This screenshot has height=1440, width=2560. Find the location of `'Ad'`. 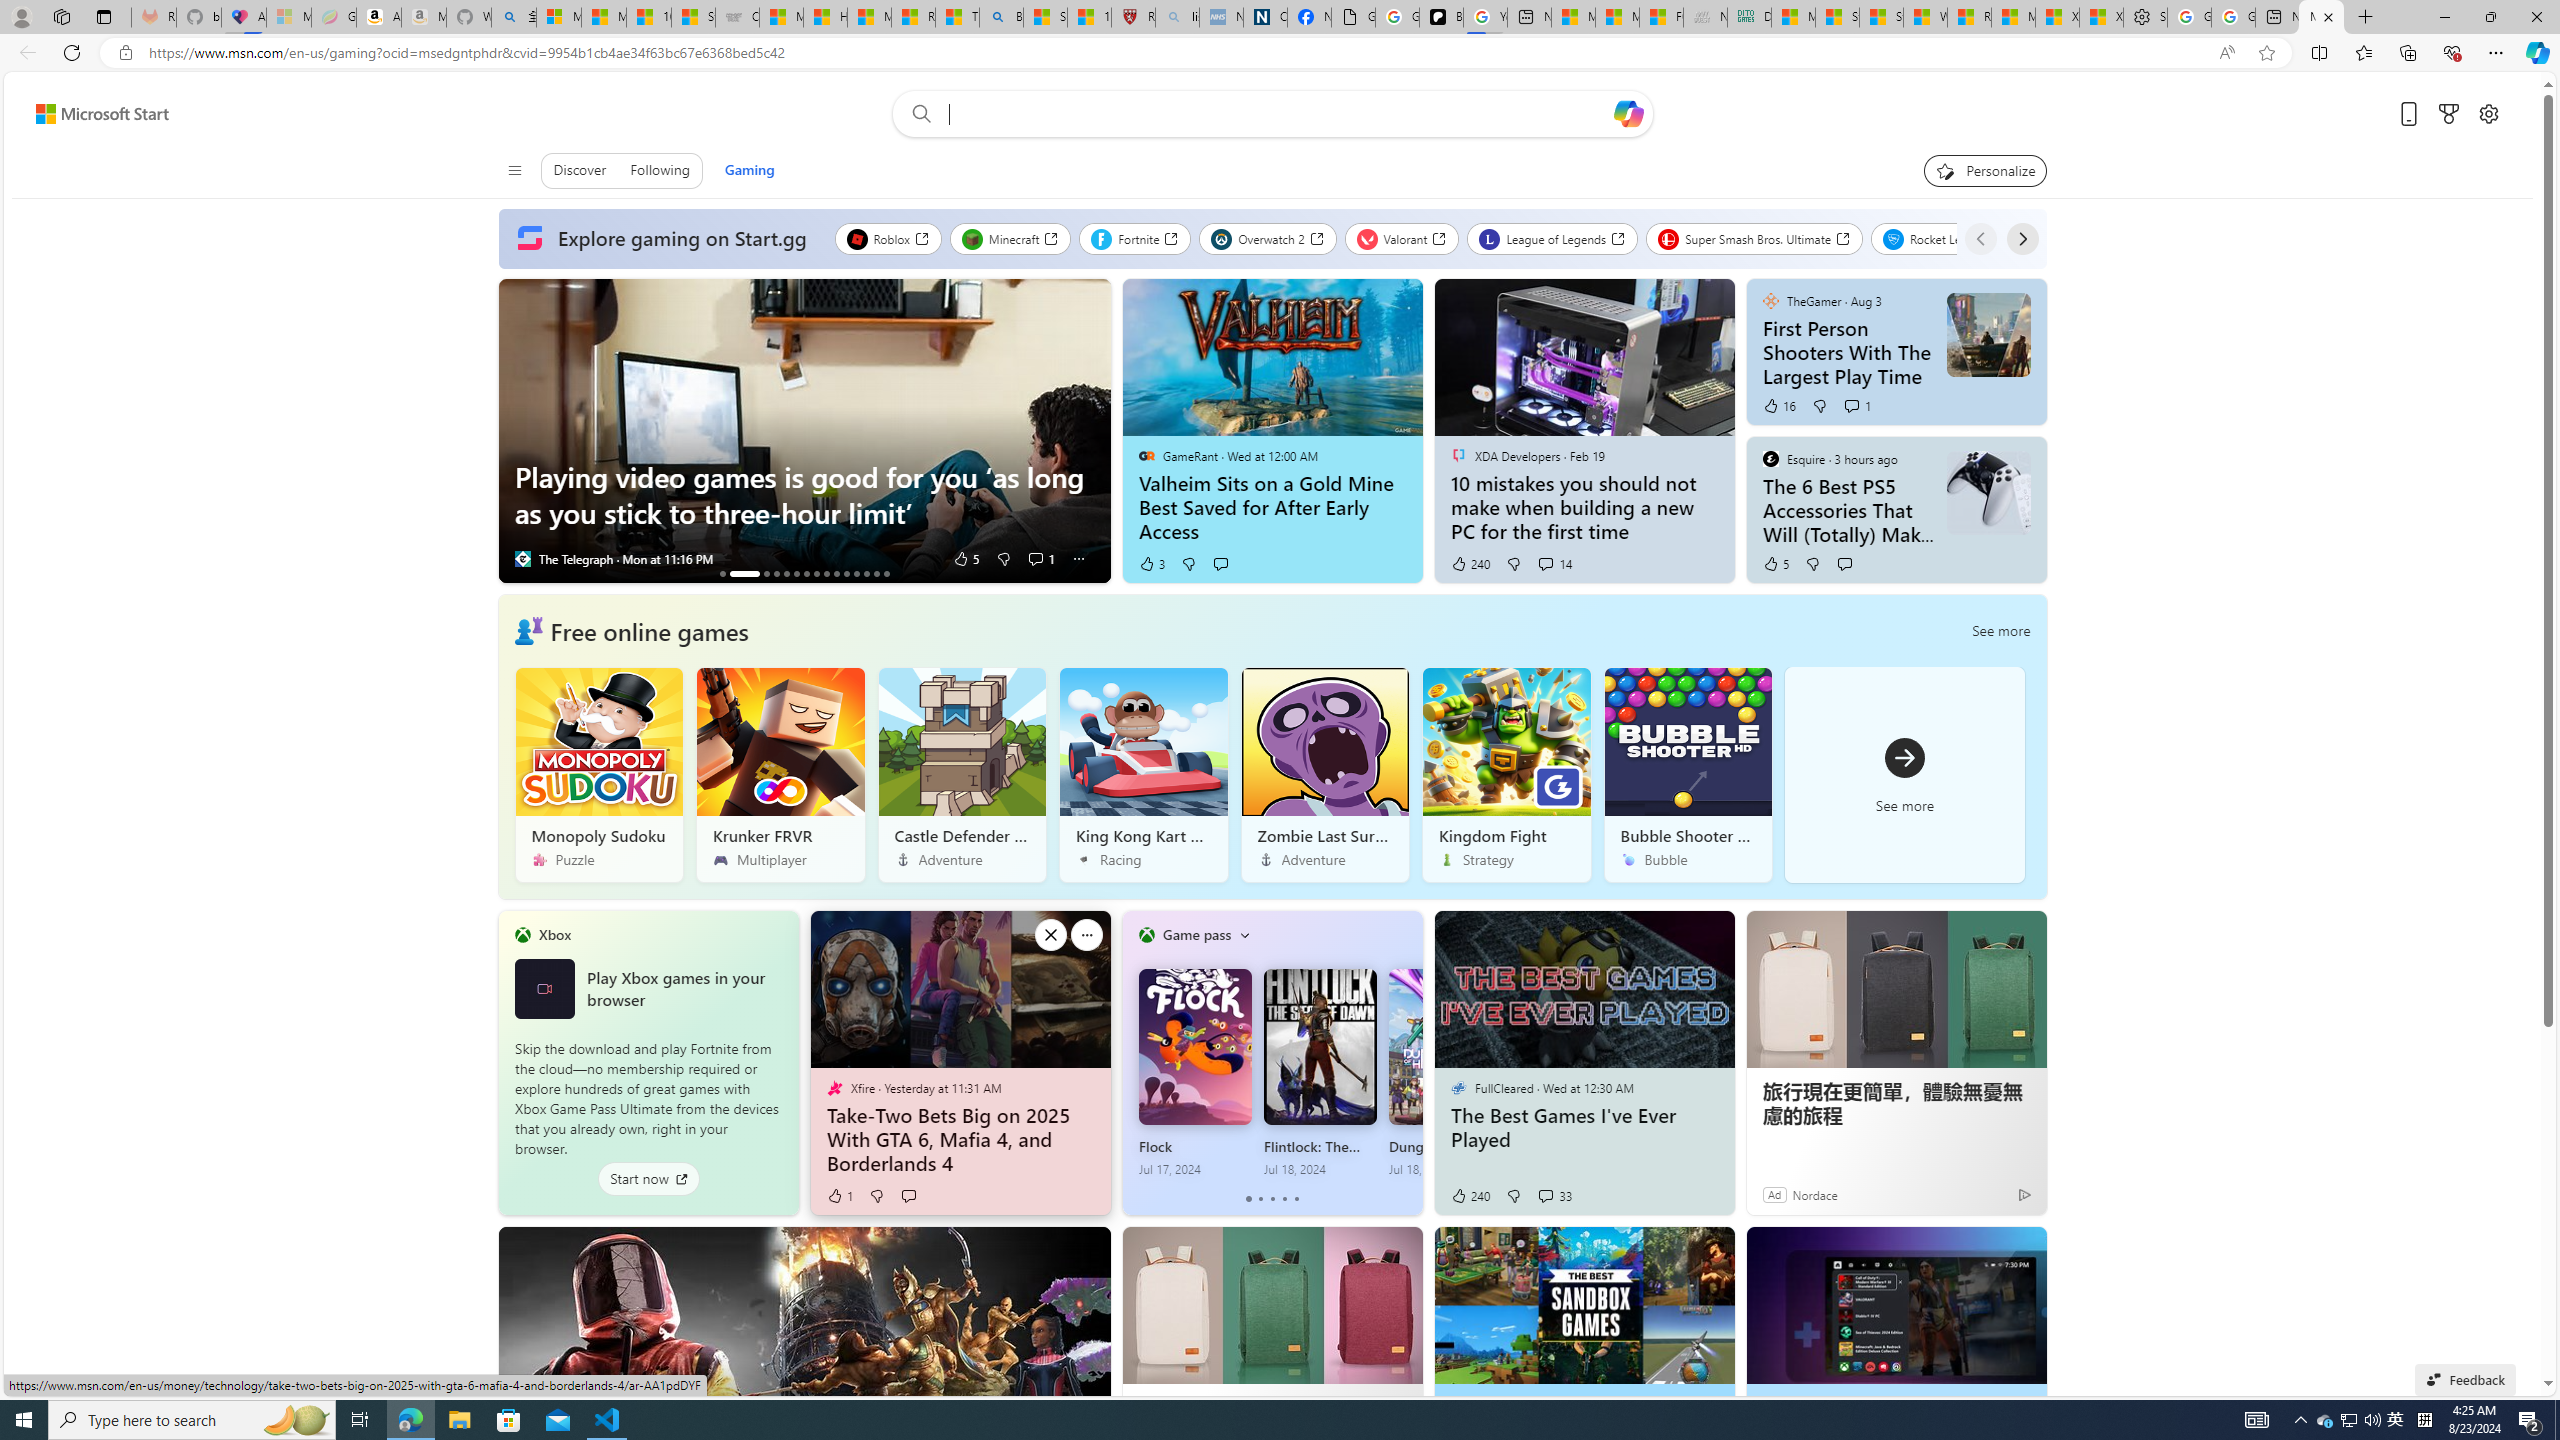

'Ad' is located at coordinates (1773, 1194).